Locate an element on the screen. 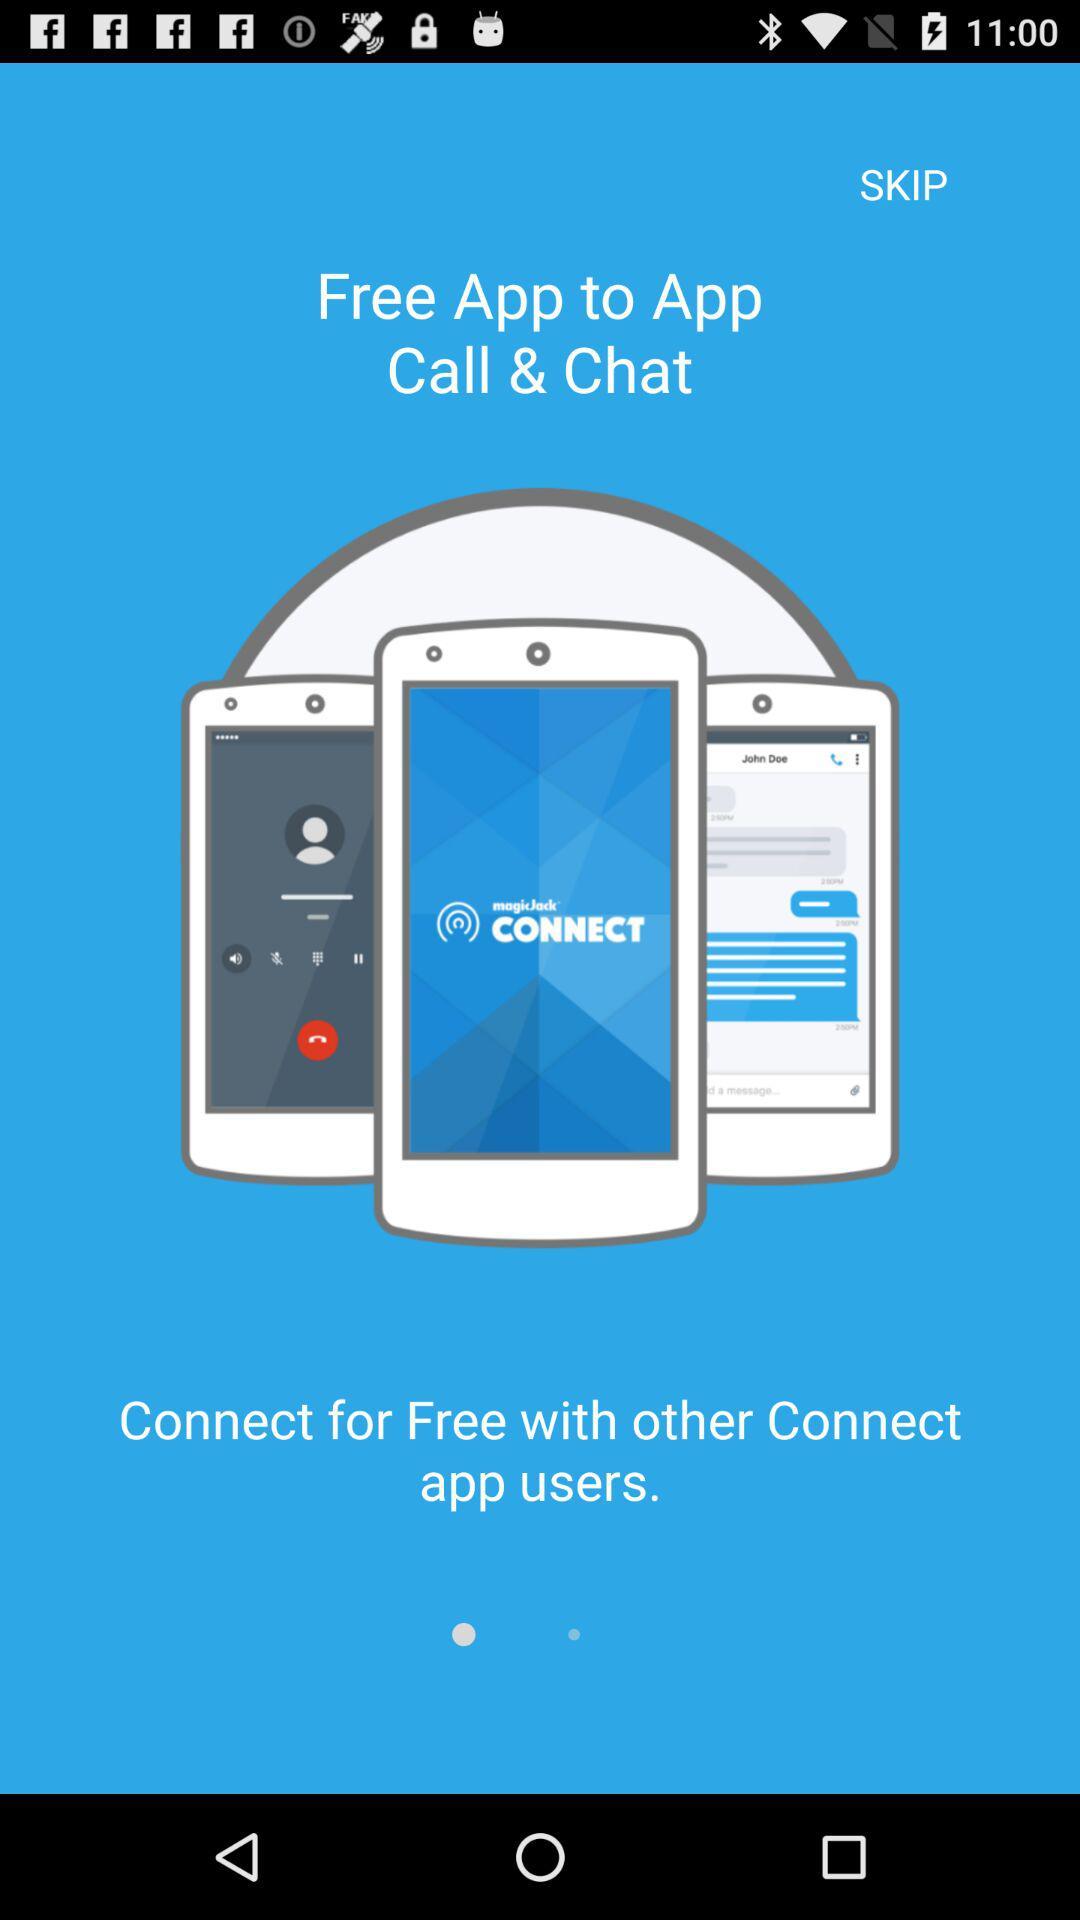 The height and width of the screenshot is (1920, 1080). the current page being viewed is located at coordinates (463, 1634).